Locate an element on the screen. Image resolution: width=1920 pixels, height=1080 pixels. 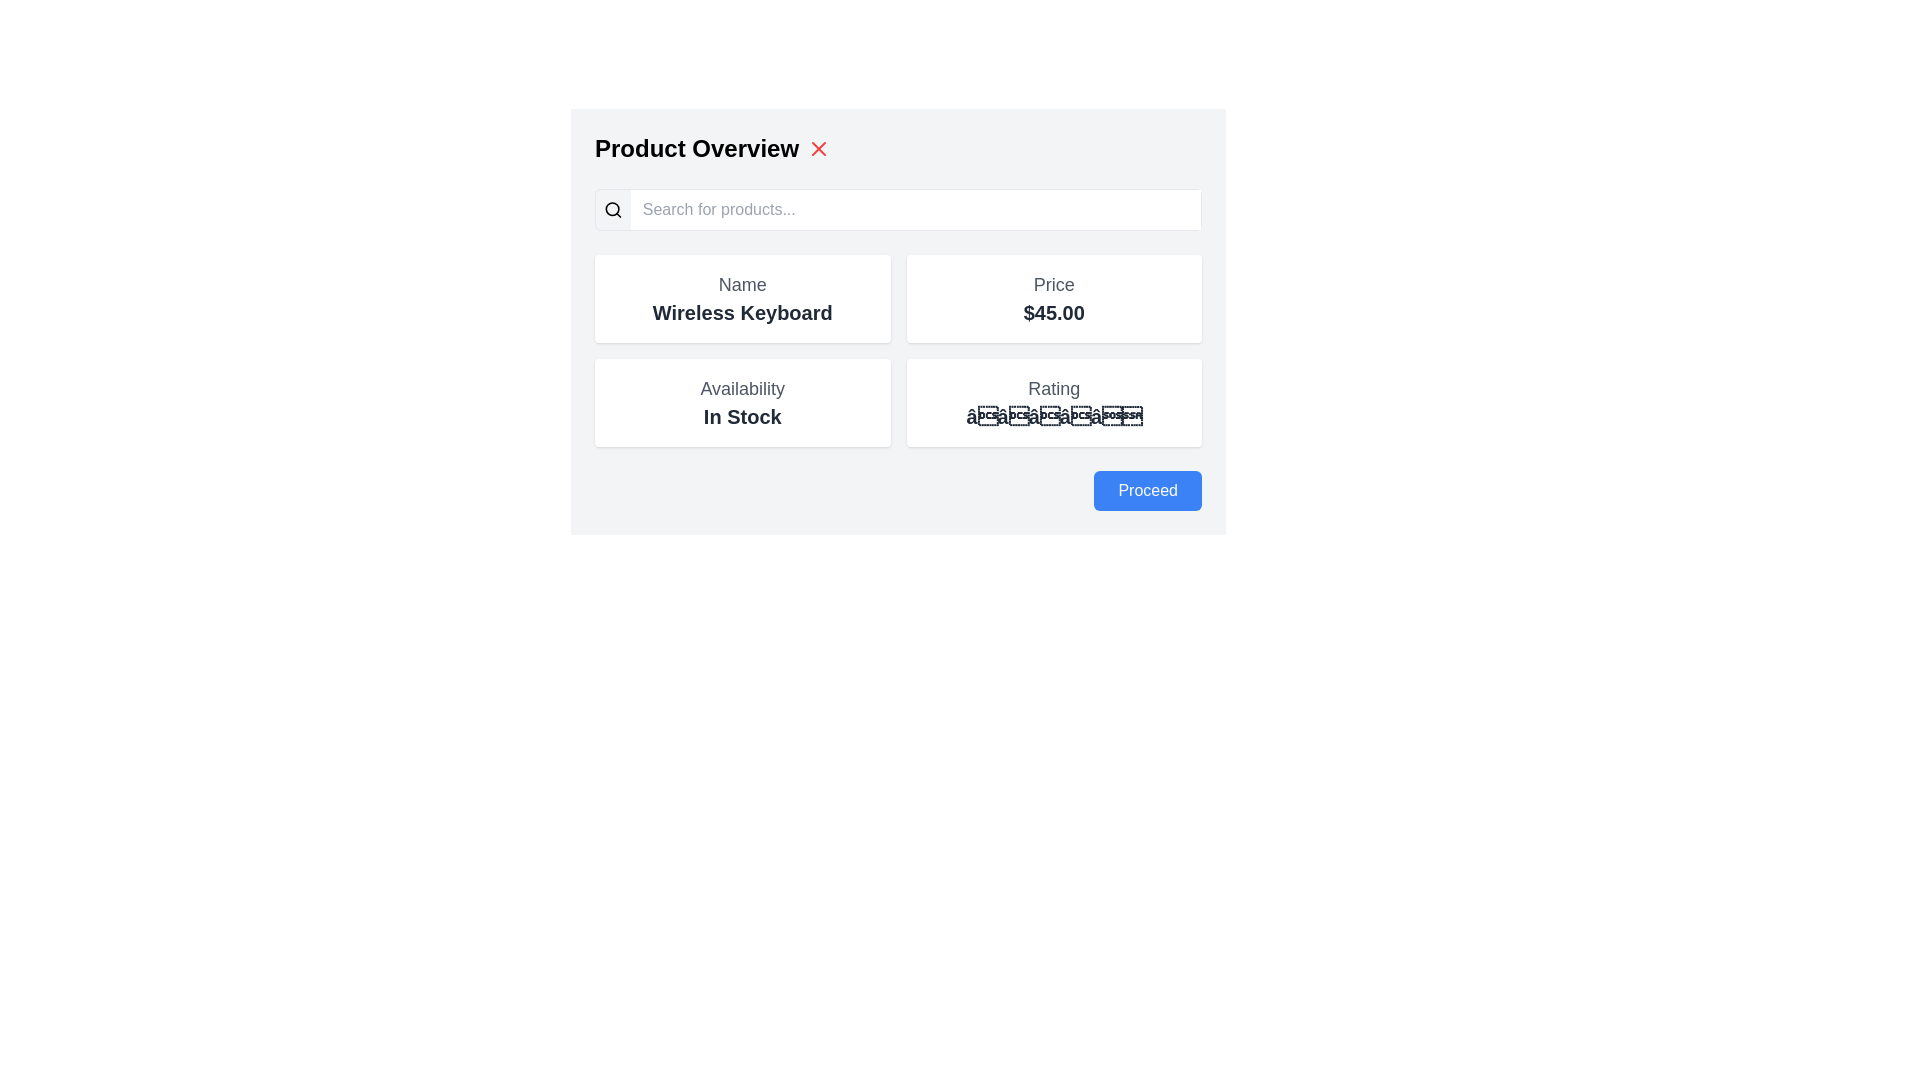
the text label displaying 'Availability' in bold gray font, located in the central lower part of the product details layout, above 'In Stock' is located at coordinates (741, 389).